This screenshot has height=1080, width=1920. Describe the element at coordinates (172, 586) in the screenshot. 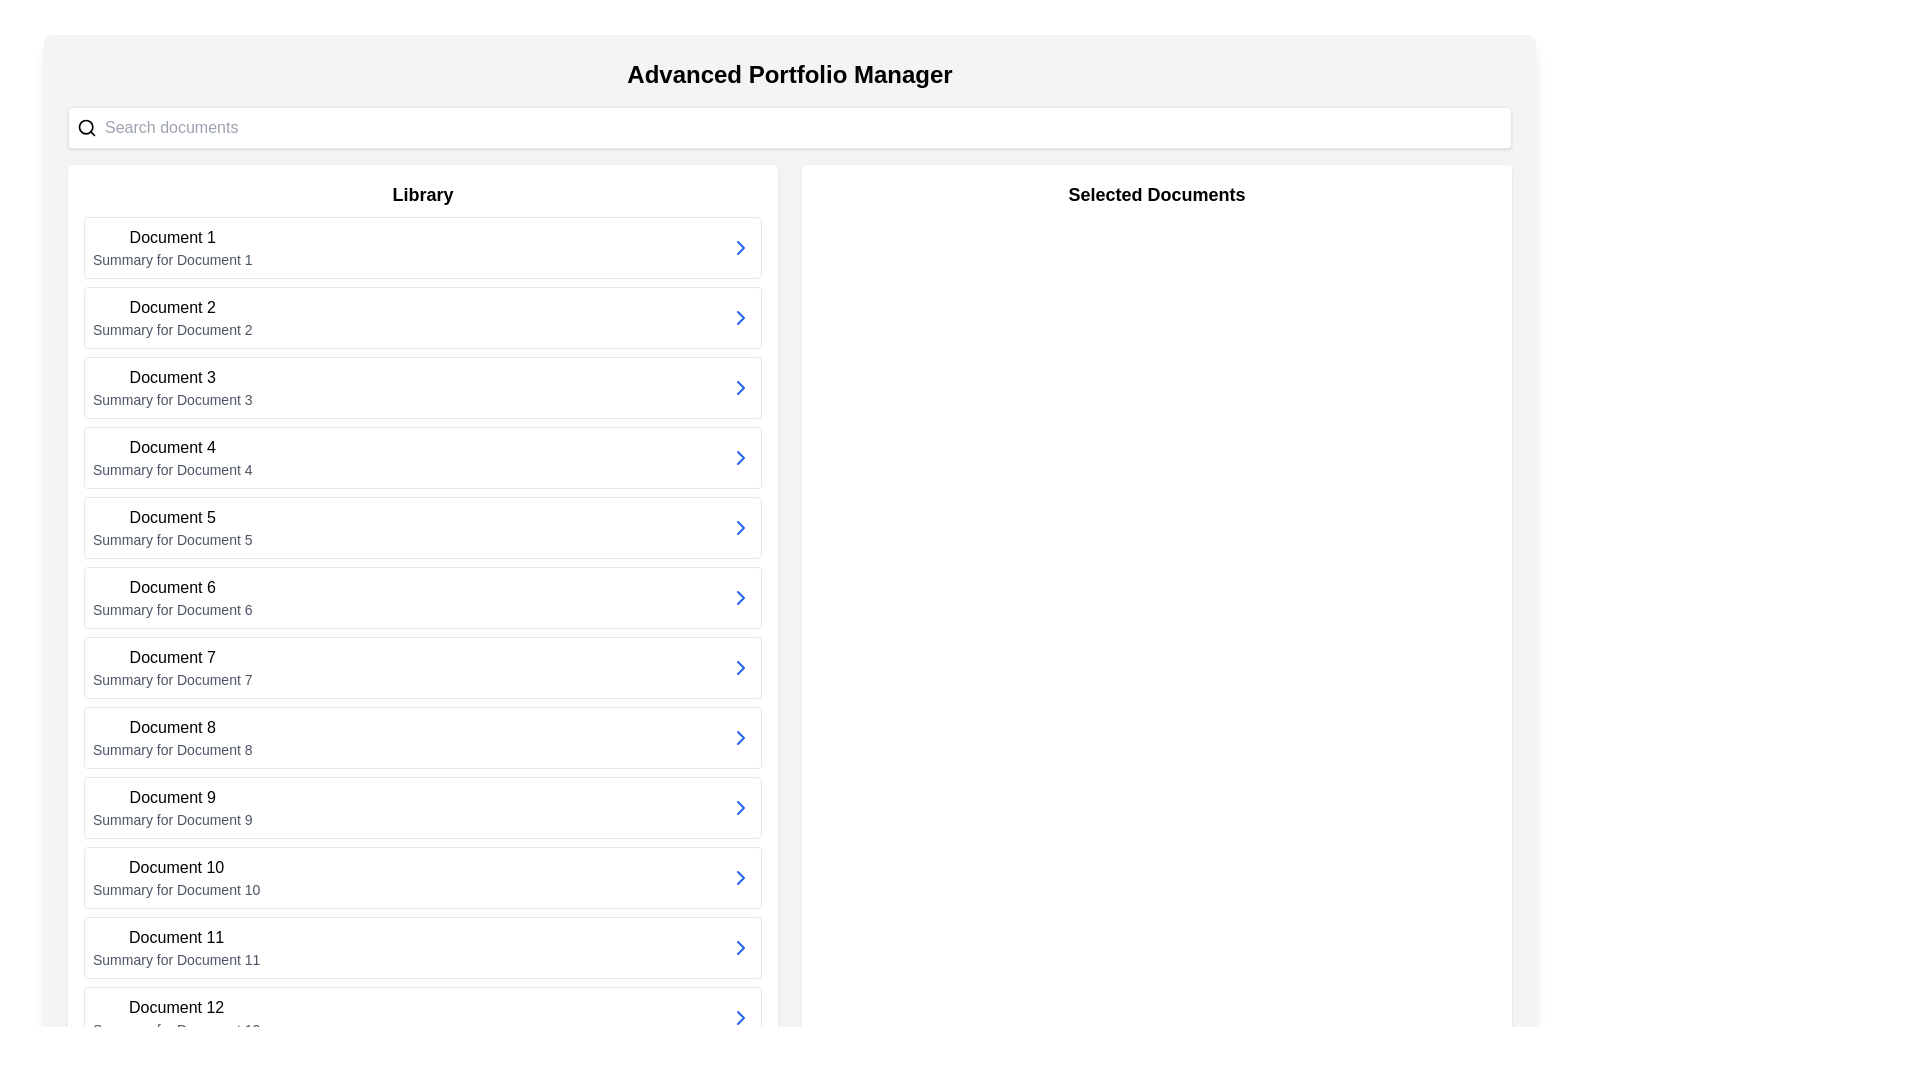

I see `the text label titled 'Document 6 Summary for Document 6' located at the top center of the Library section` at that location.